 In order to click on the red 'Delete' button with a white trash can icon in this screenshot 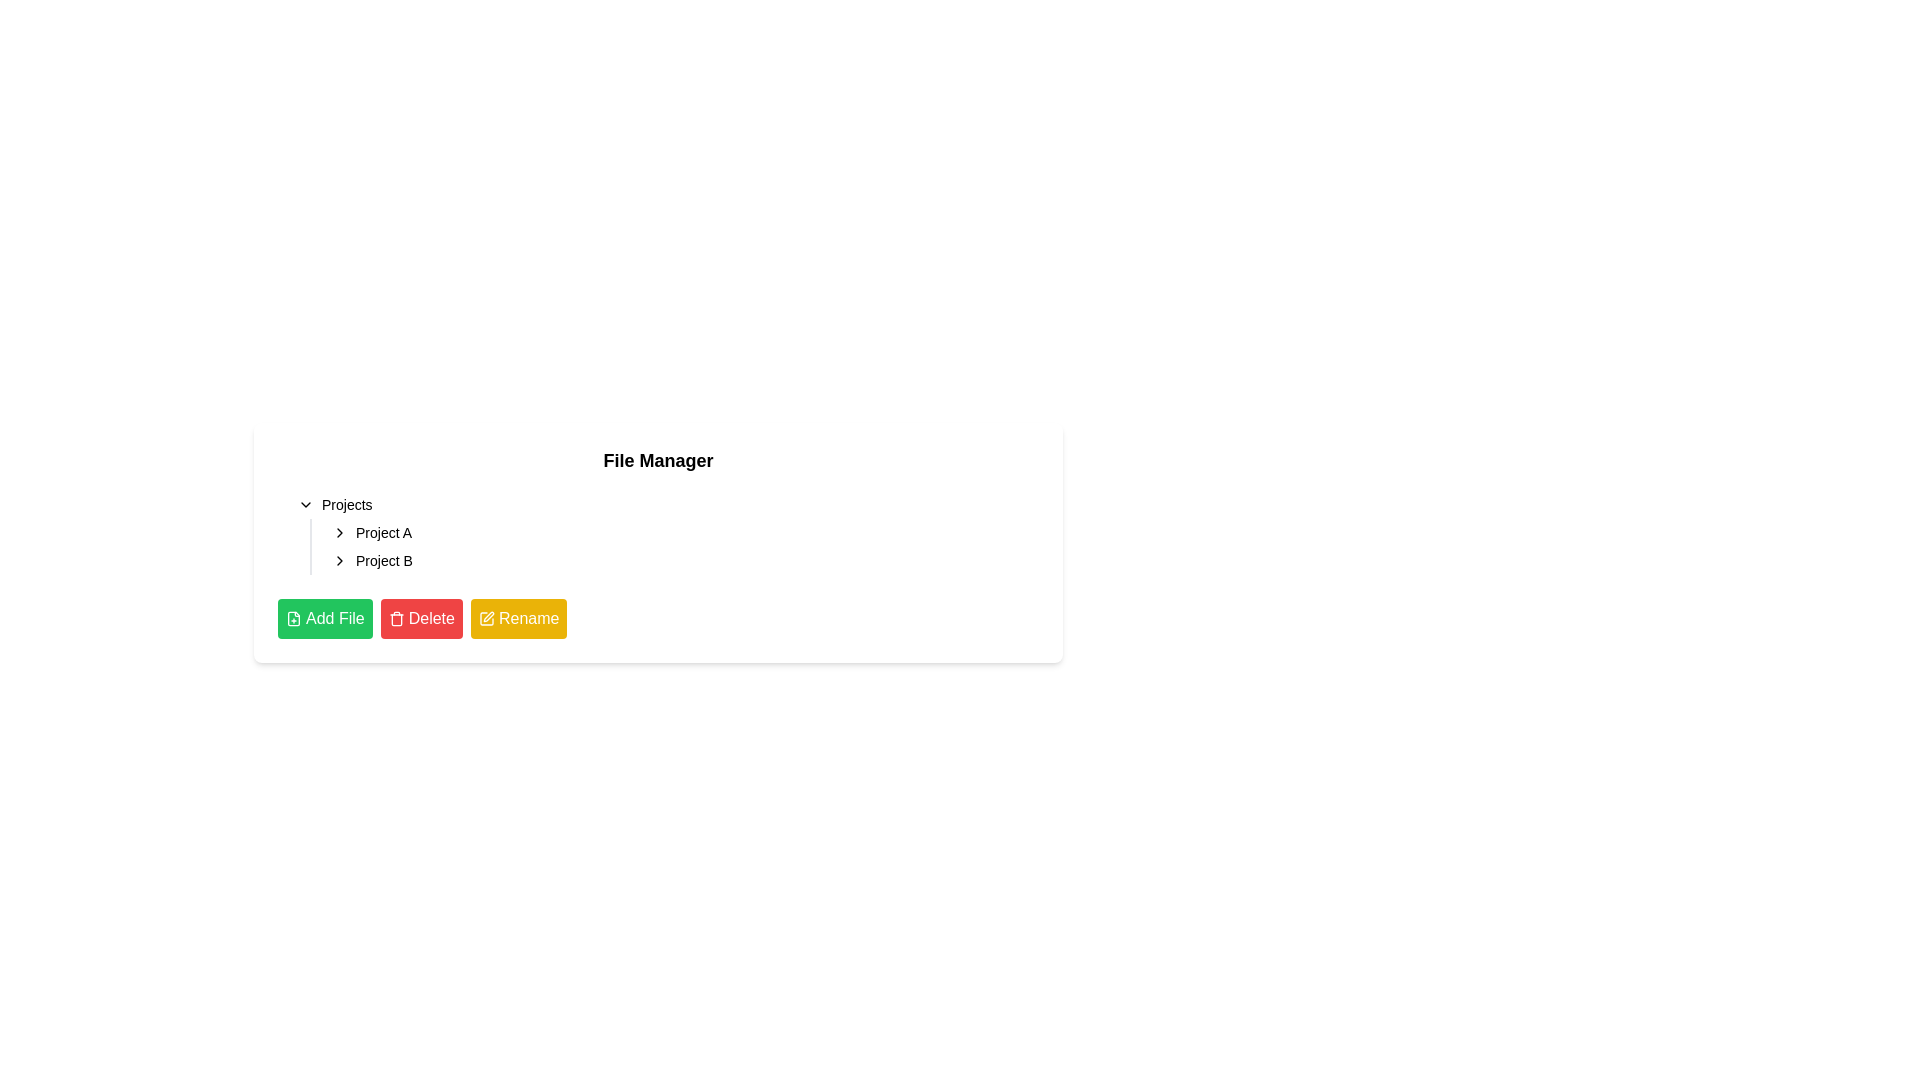, I will do `click(420, 617)`.